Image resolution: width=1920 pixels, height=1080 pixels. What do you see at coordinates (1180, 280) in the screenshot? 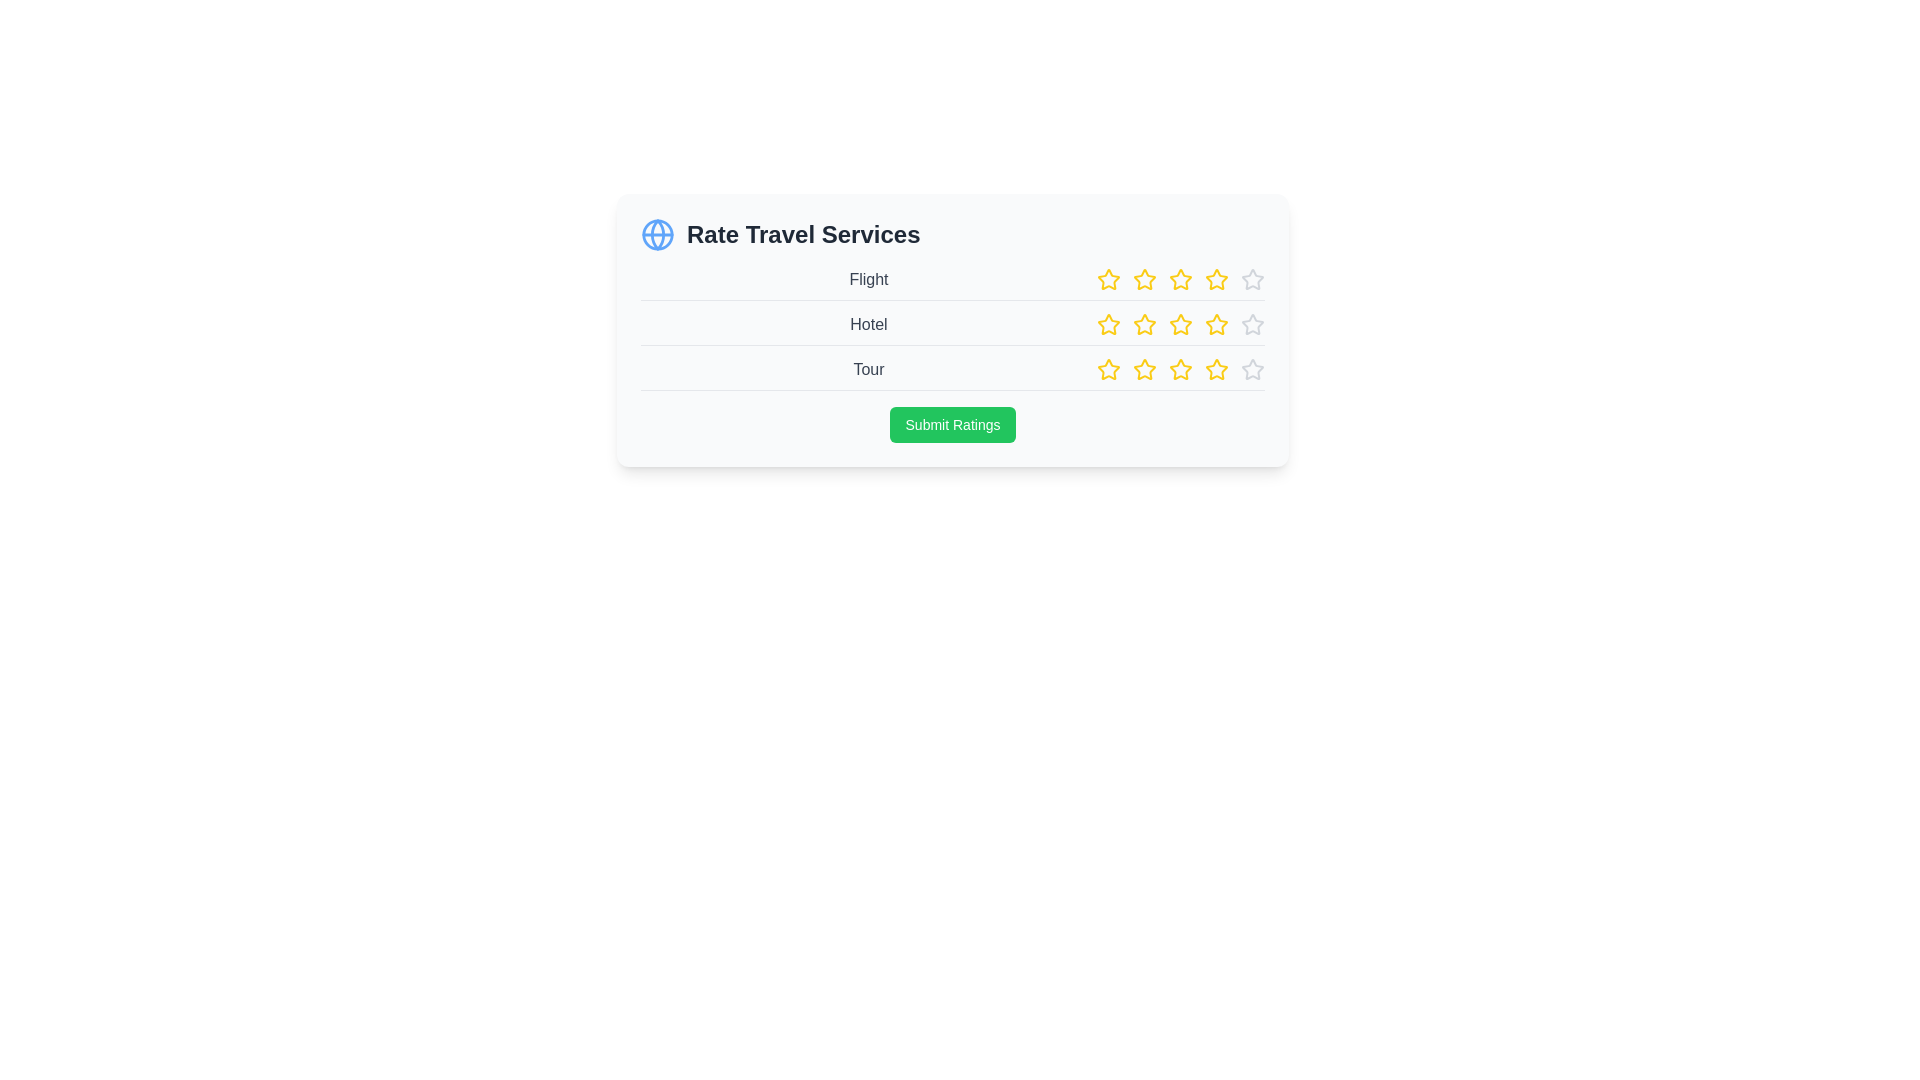
I see `the third yellow star icon in the horizontal arrangement of rating stars located under the 'Flight' label to rate it` at bounding box center [1180, 280].